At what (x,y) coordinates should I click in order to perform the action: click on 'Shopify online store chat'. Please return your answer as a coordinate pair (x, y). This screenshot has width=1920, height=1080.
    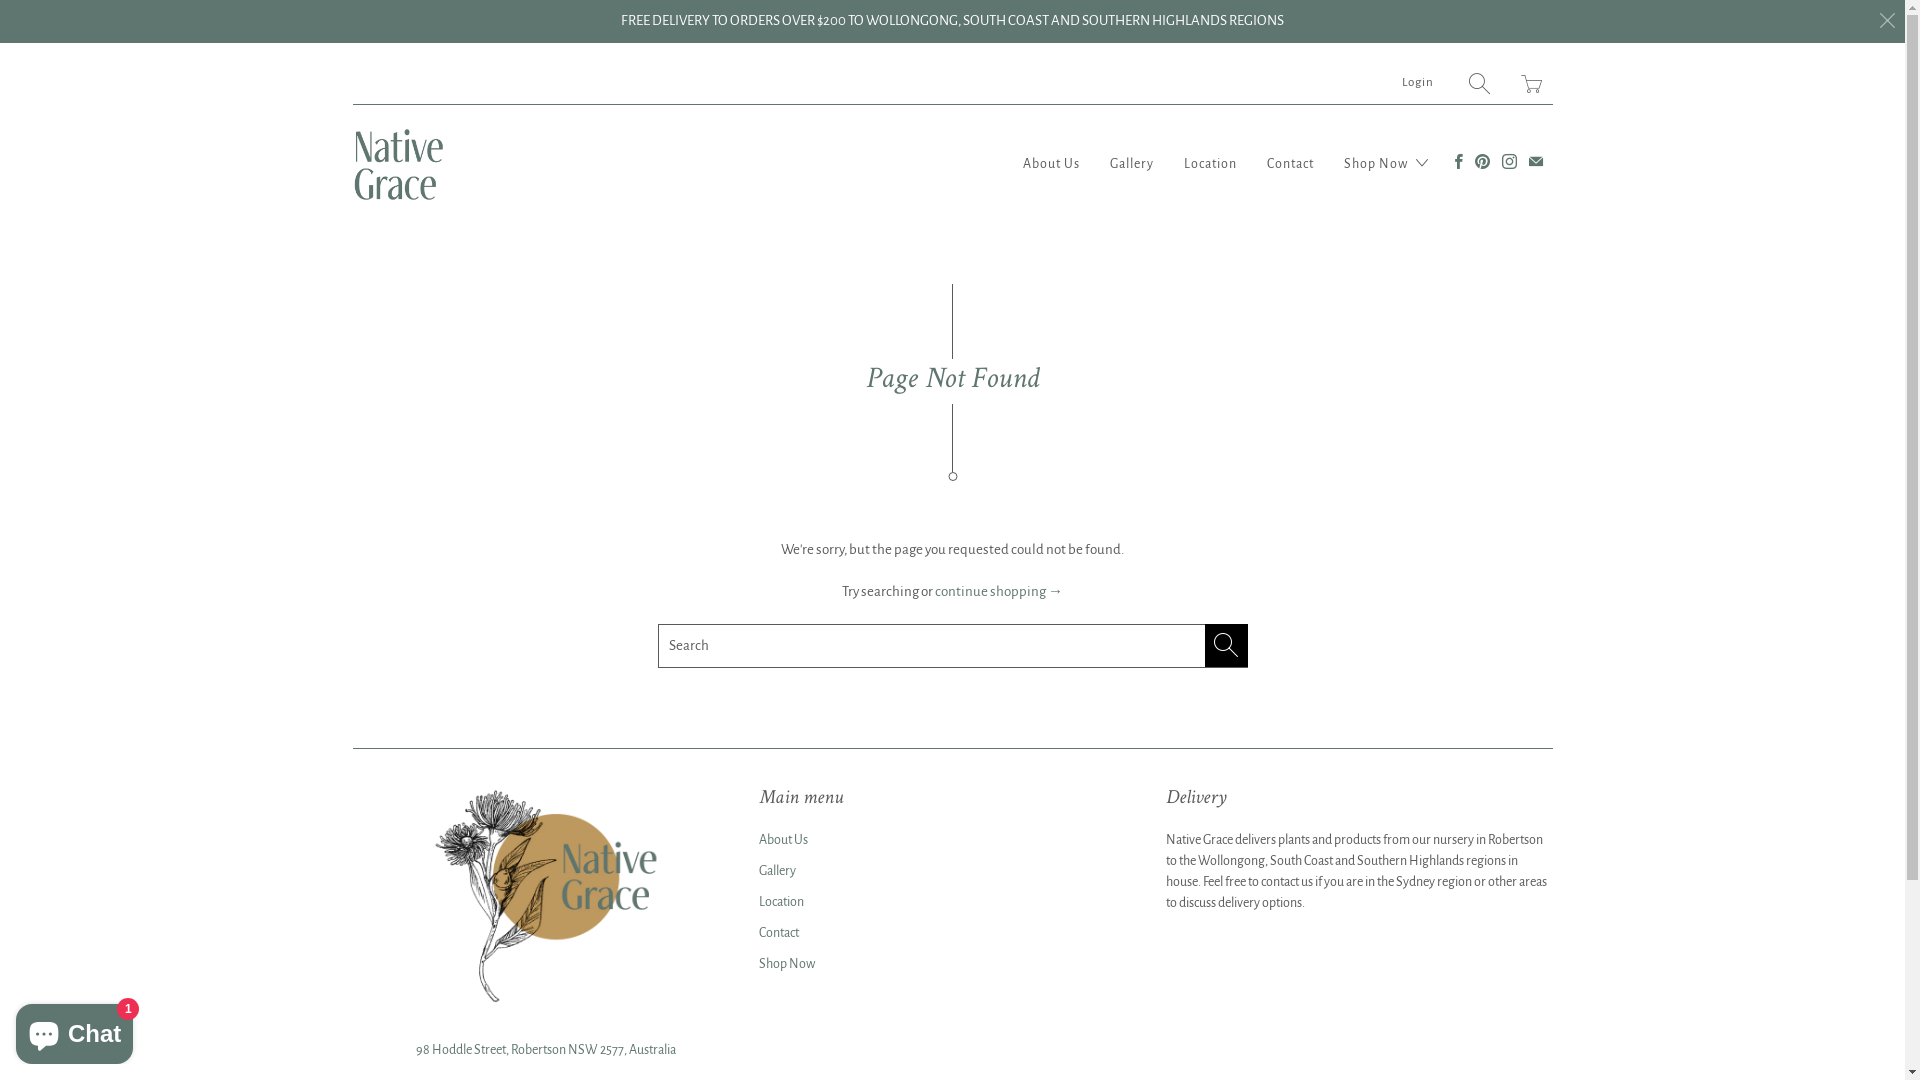
    Looking at the image, I should click on (74, 1029).